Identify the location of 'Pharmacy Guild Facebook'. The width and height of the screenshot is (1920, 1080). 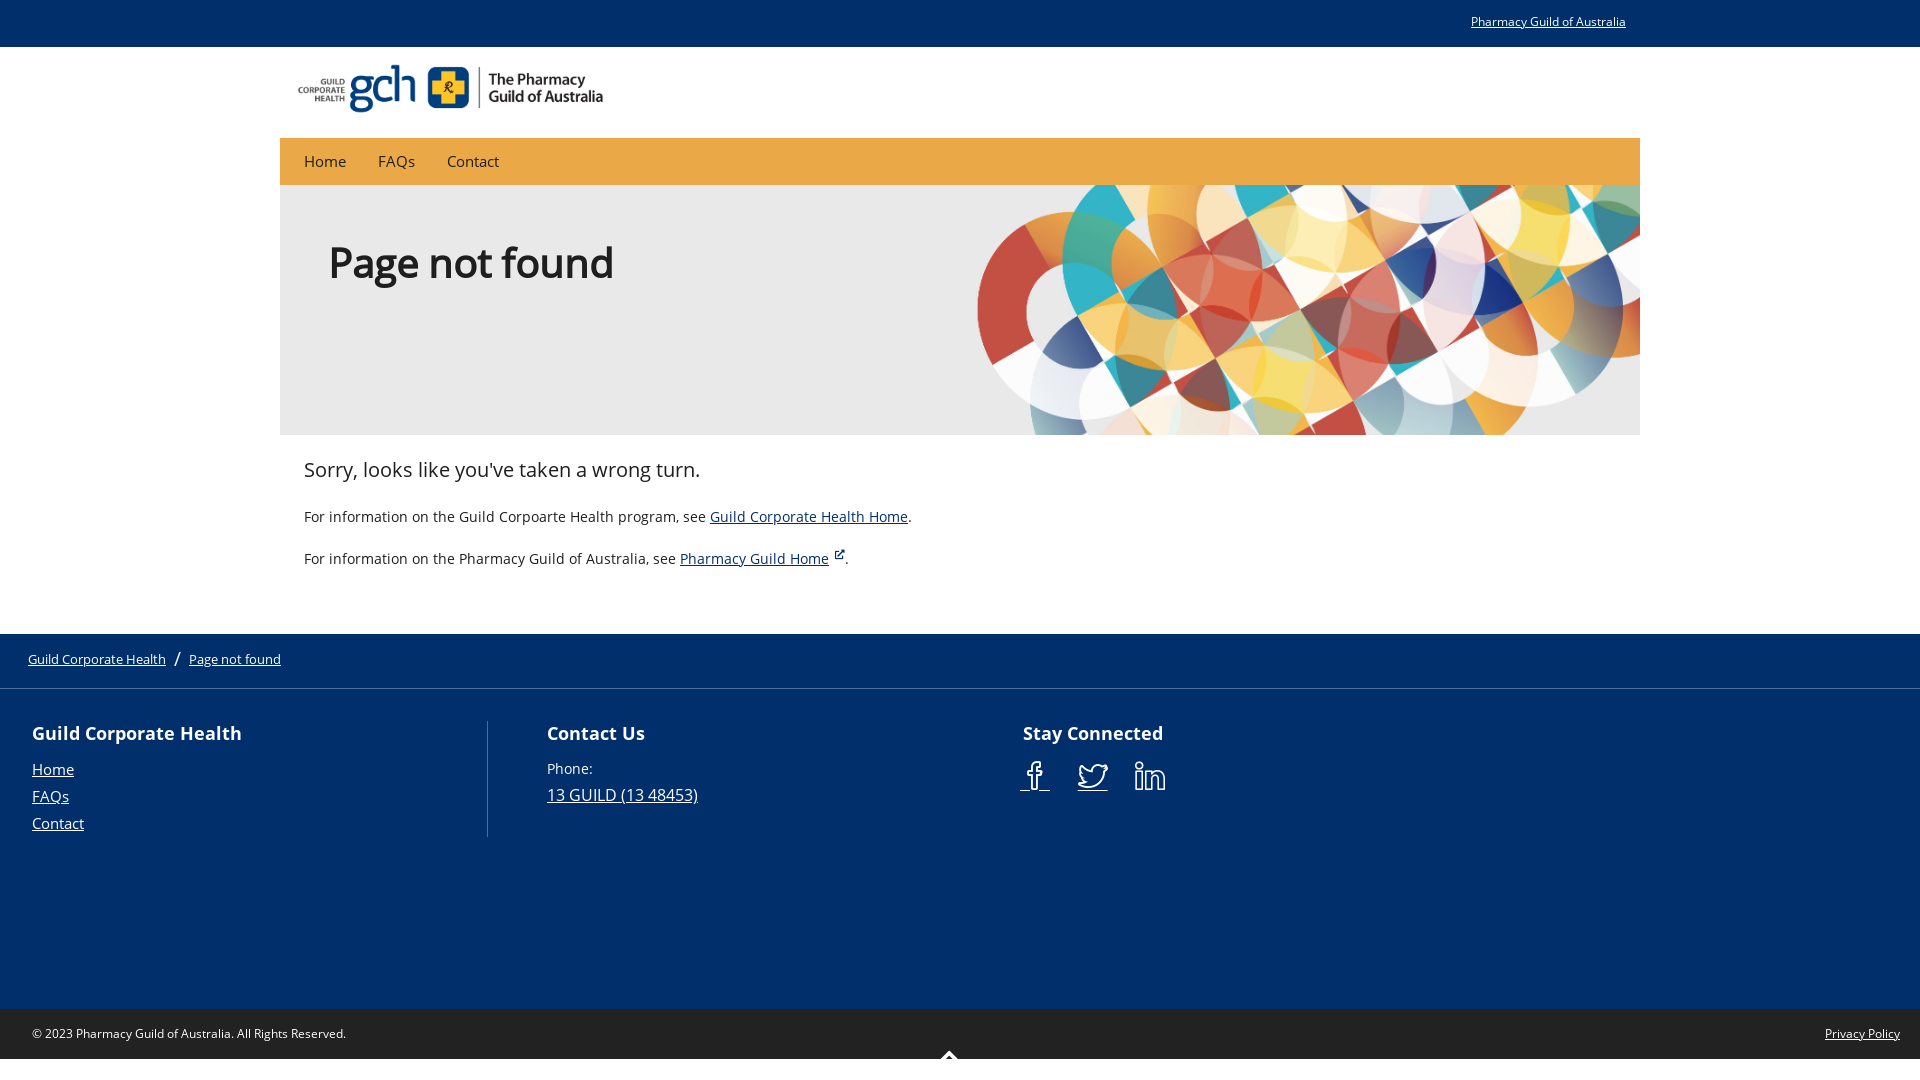
(1035, 774).